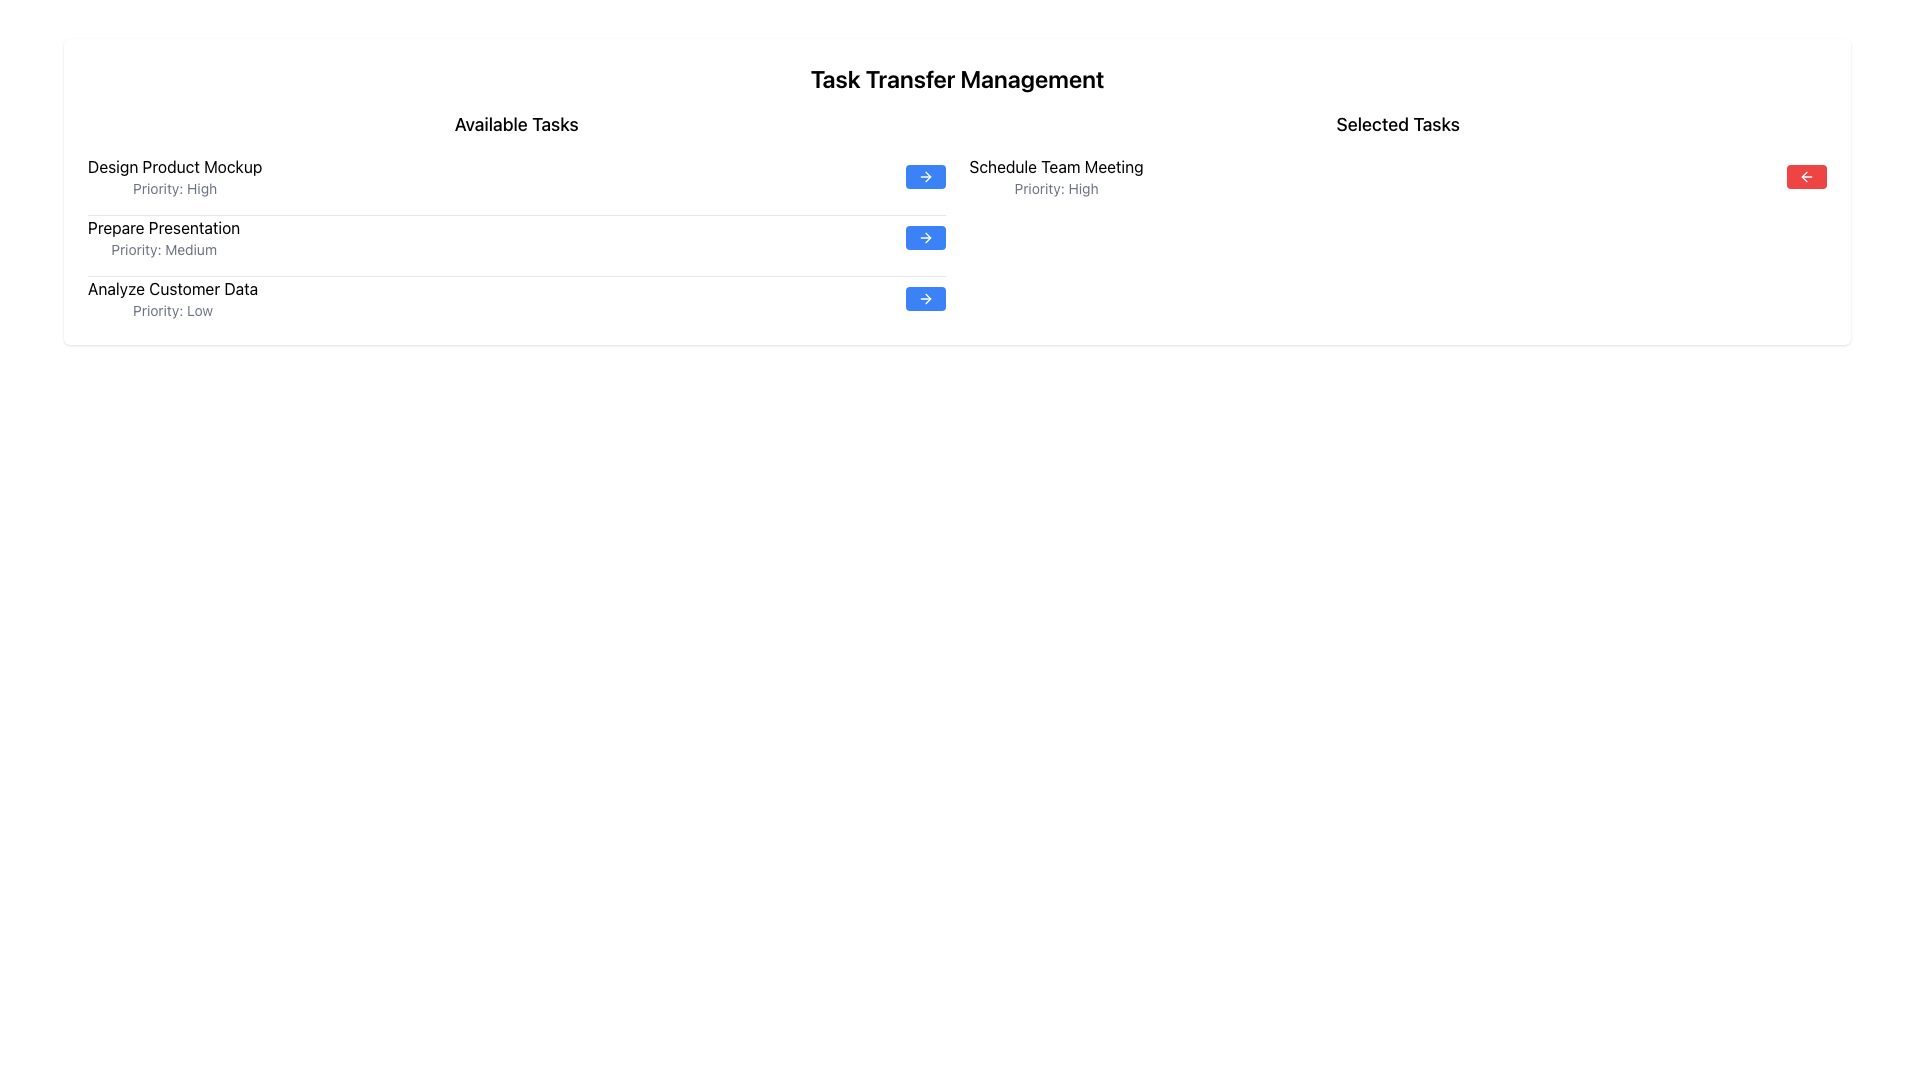 This screenshot has height=1080, width=1920. Describe the element at coordinates (175, 176) in the screenshot. I see `information displayed in the textual element representing the task titled 'Design Product Mockup' with priority 'High'` at that location.